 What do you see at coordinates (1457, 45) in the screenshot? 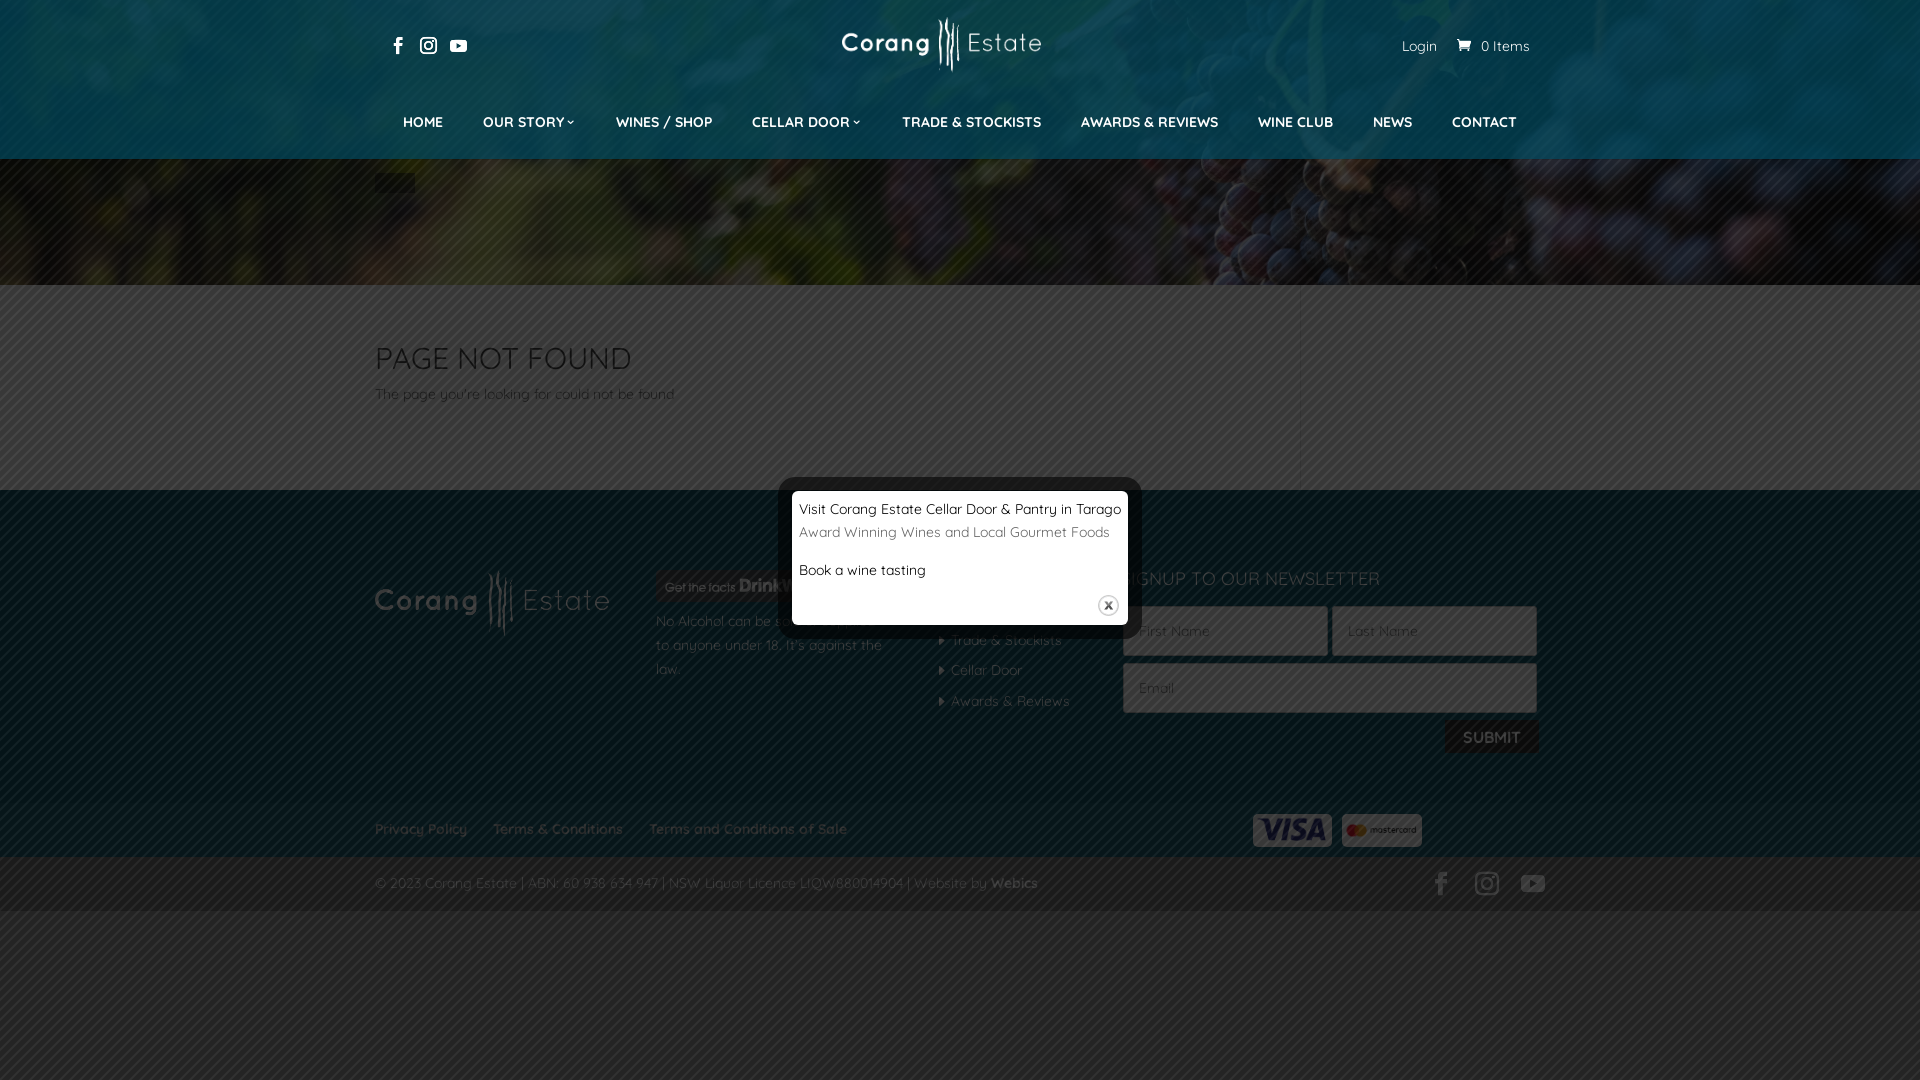
I see `'0 Items'` at bounding box center [1457, 45].